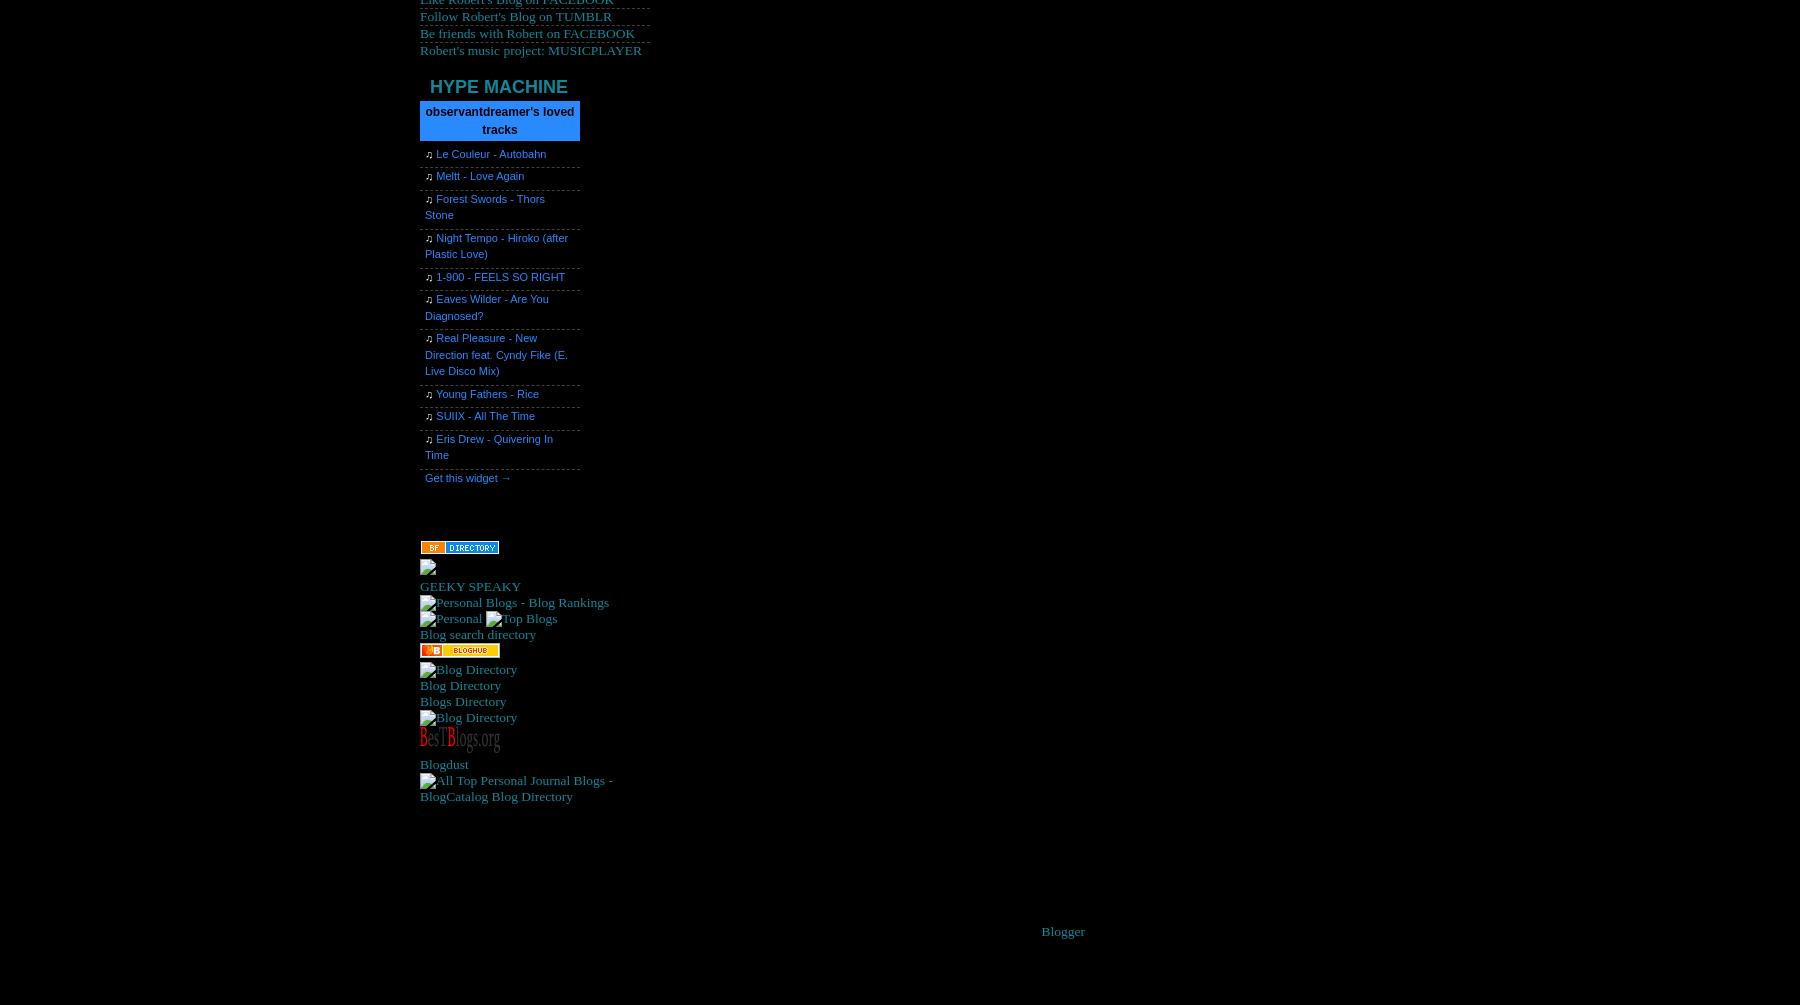  Describe the element at coordinates (419, 700) in the screenshot. I see `'Blogs Directory'` at that location.